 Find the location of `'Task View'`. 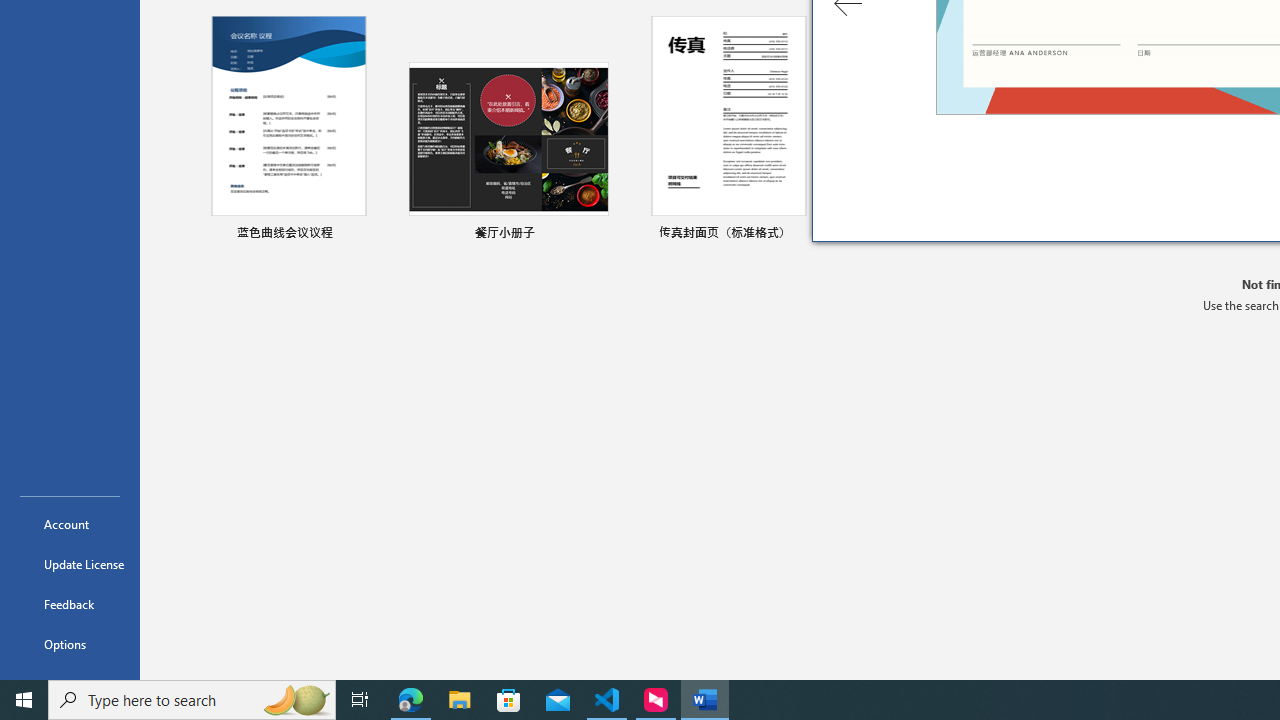

'Task View' is located at coordinates (359, 698).